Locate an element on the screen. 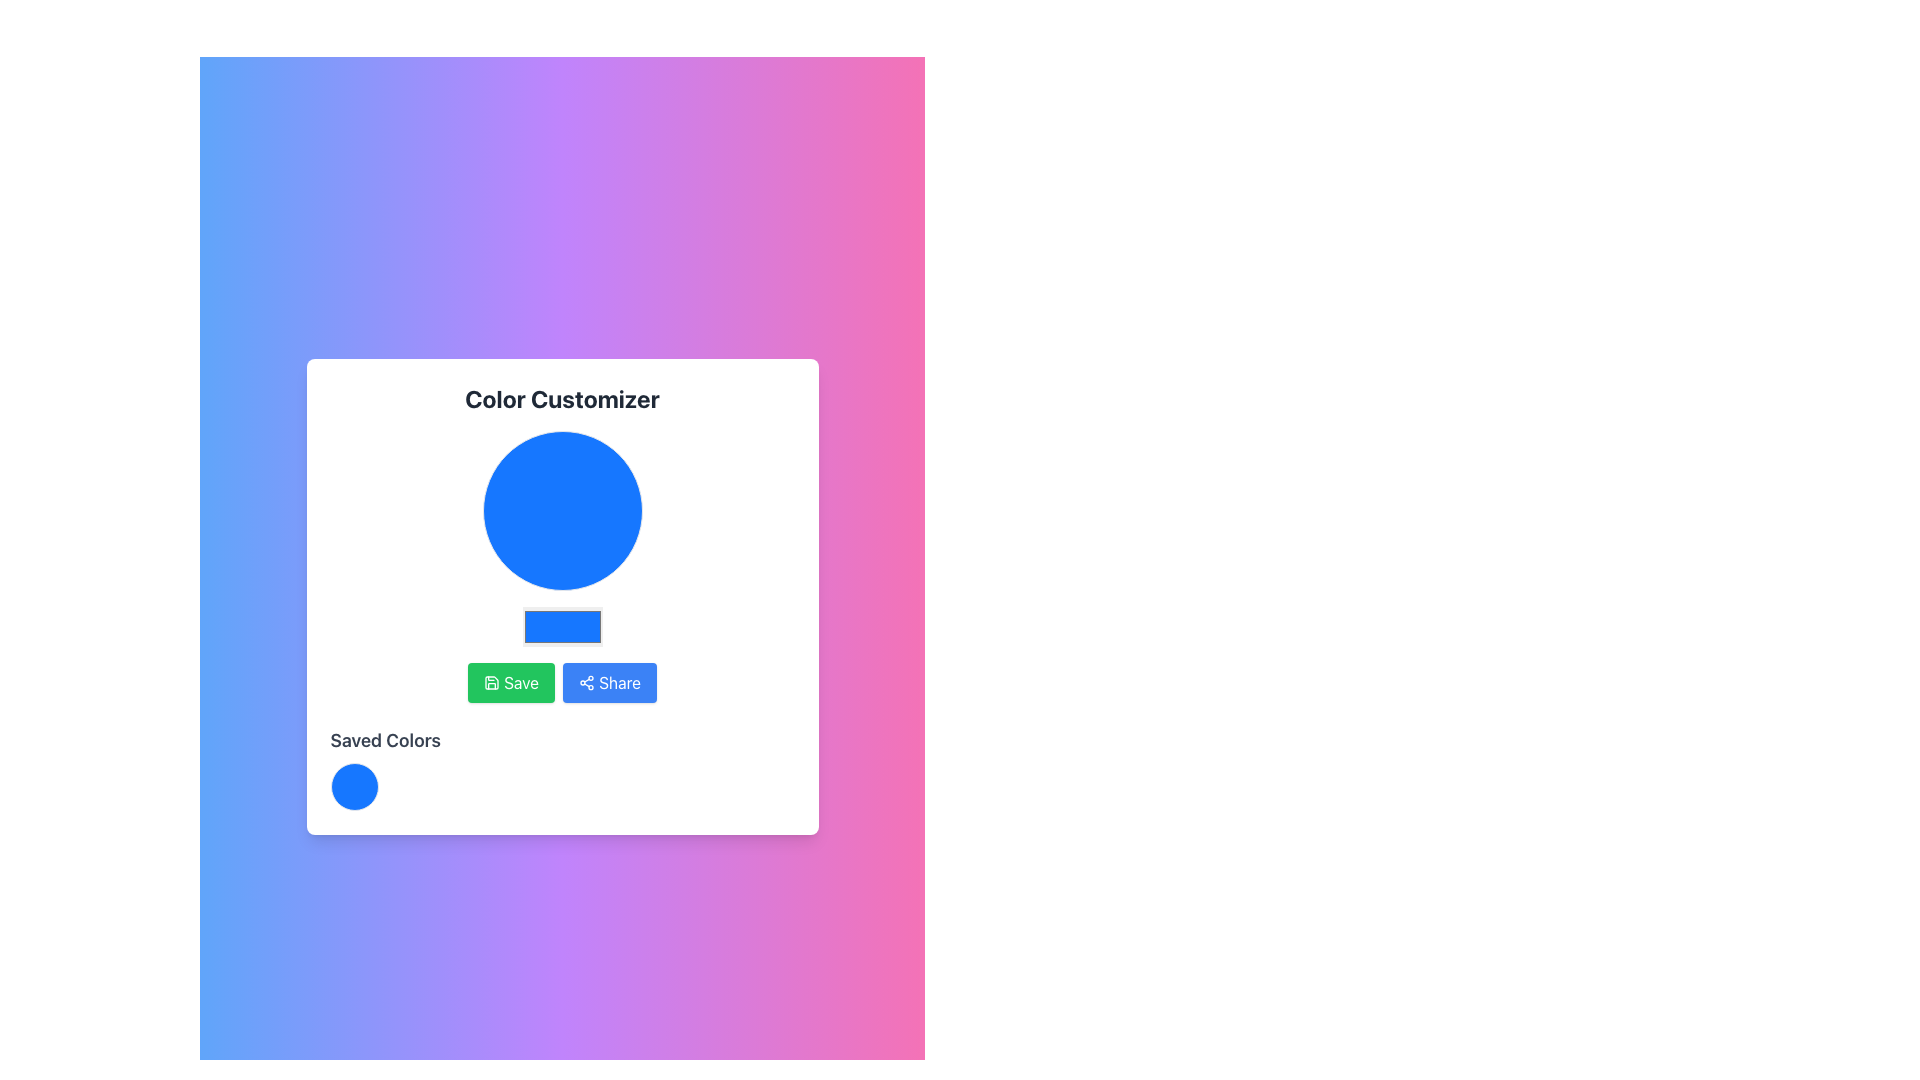  the save disk icon located within the green 'Save' button is located at coordinates (491, 681).